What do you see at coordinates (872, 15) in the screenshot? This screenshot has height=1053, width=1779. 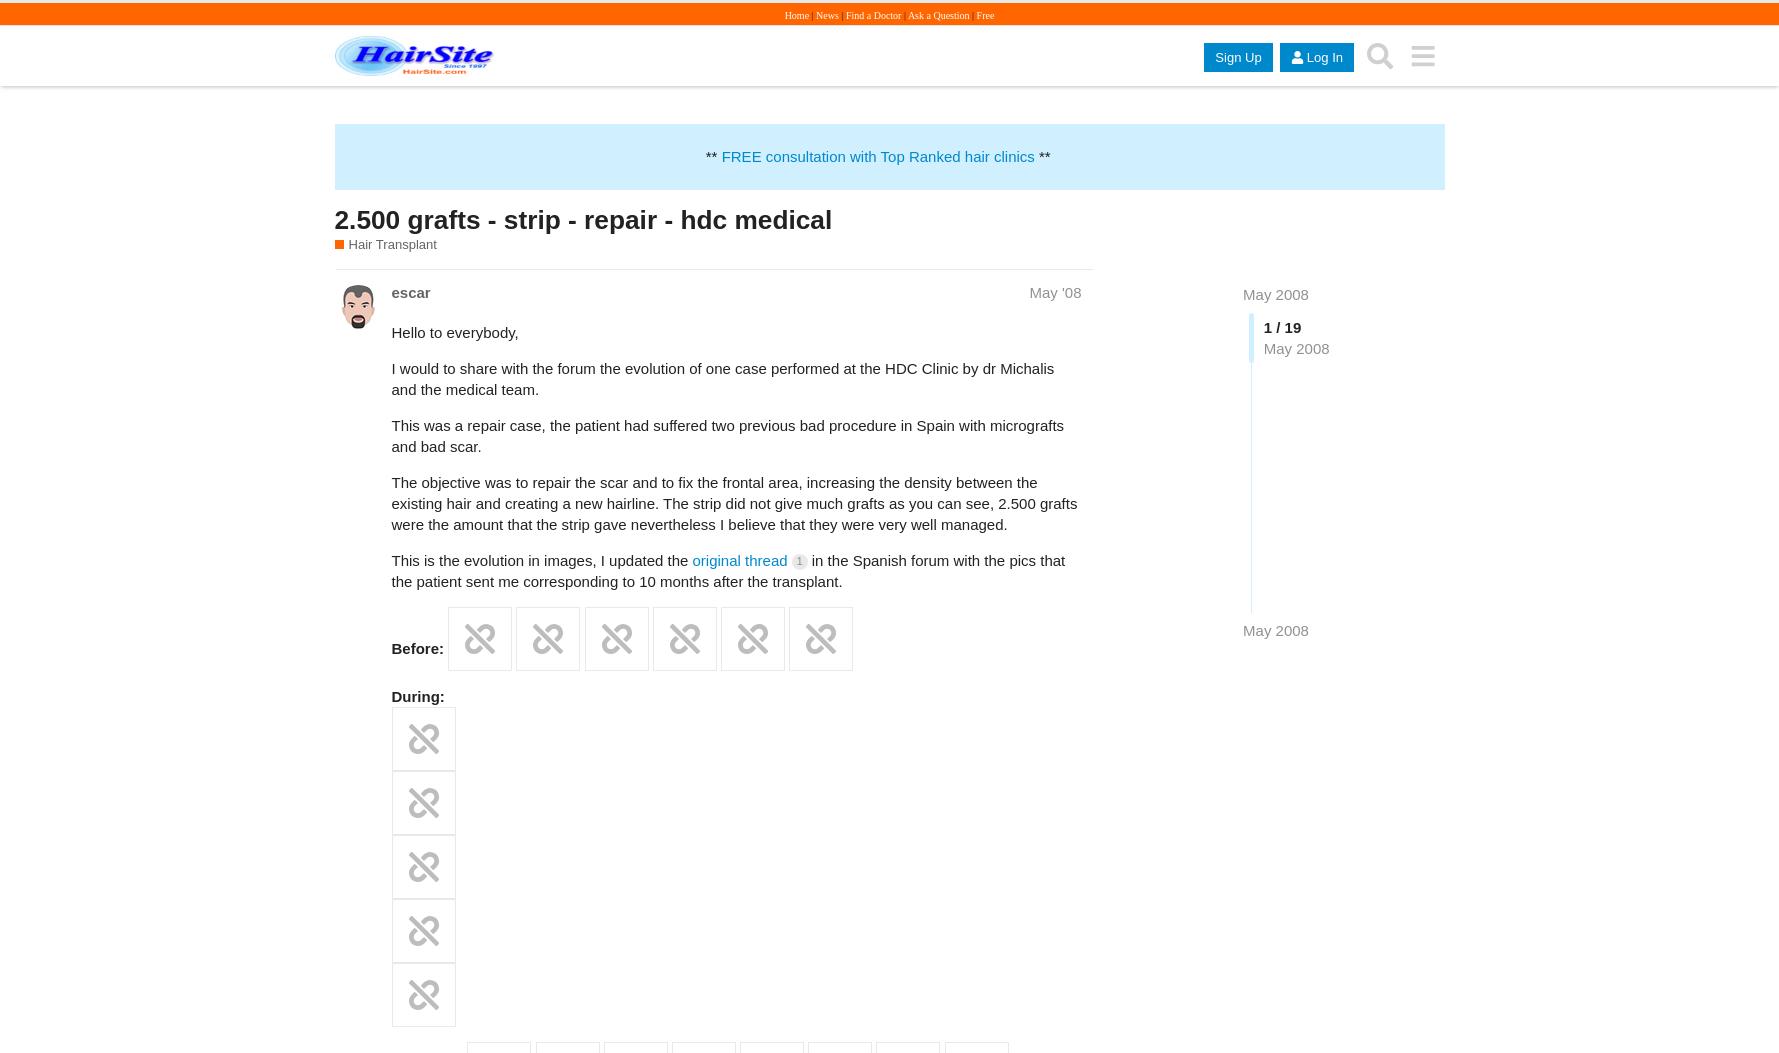 I see `'Find a Doctor'` at bounding box center [872, 15].